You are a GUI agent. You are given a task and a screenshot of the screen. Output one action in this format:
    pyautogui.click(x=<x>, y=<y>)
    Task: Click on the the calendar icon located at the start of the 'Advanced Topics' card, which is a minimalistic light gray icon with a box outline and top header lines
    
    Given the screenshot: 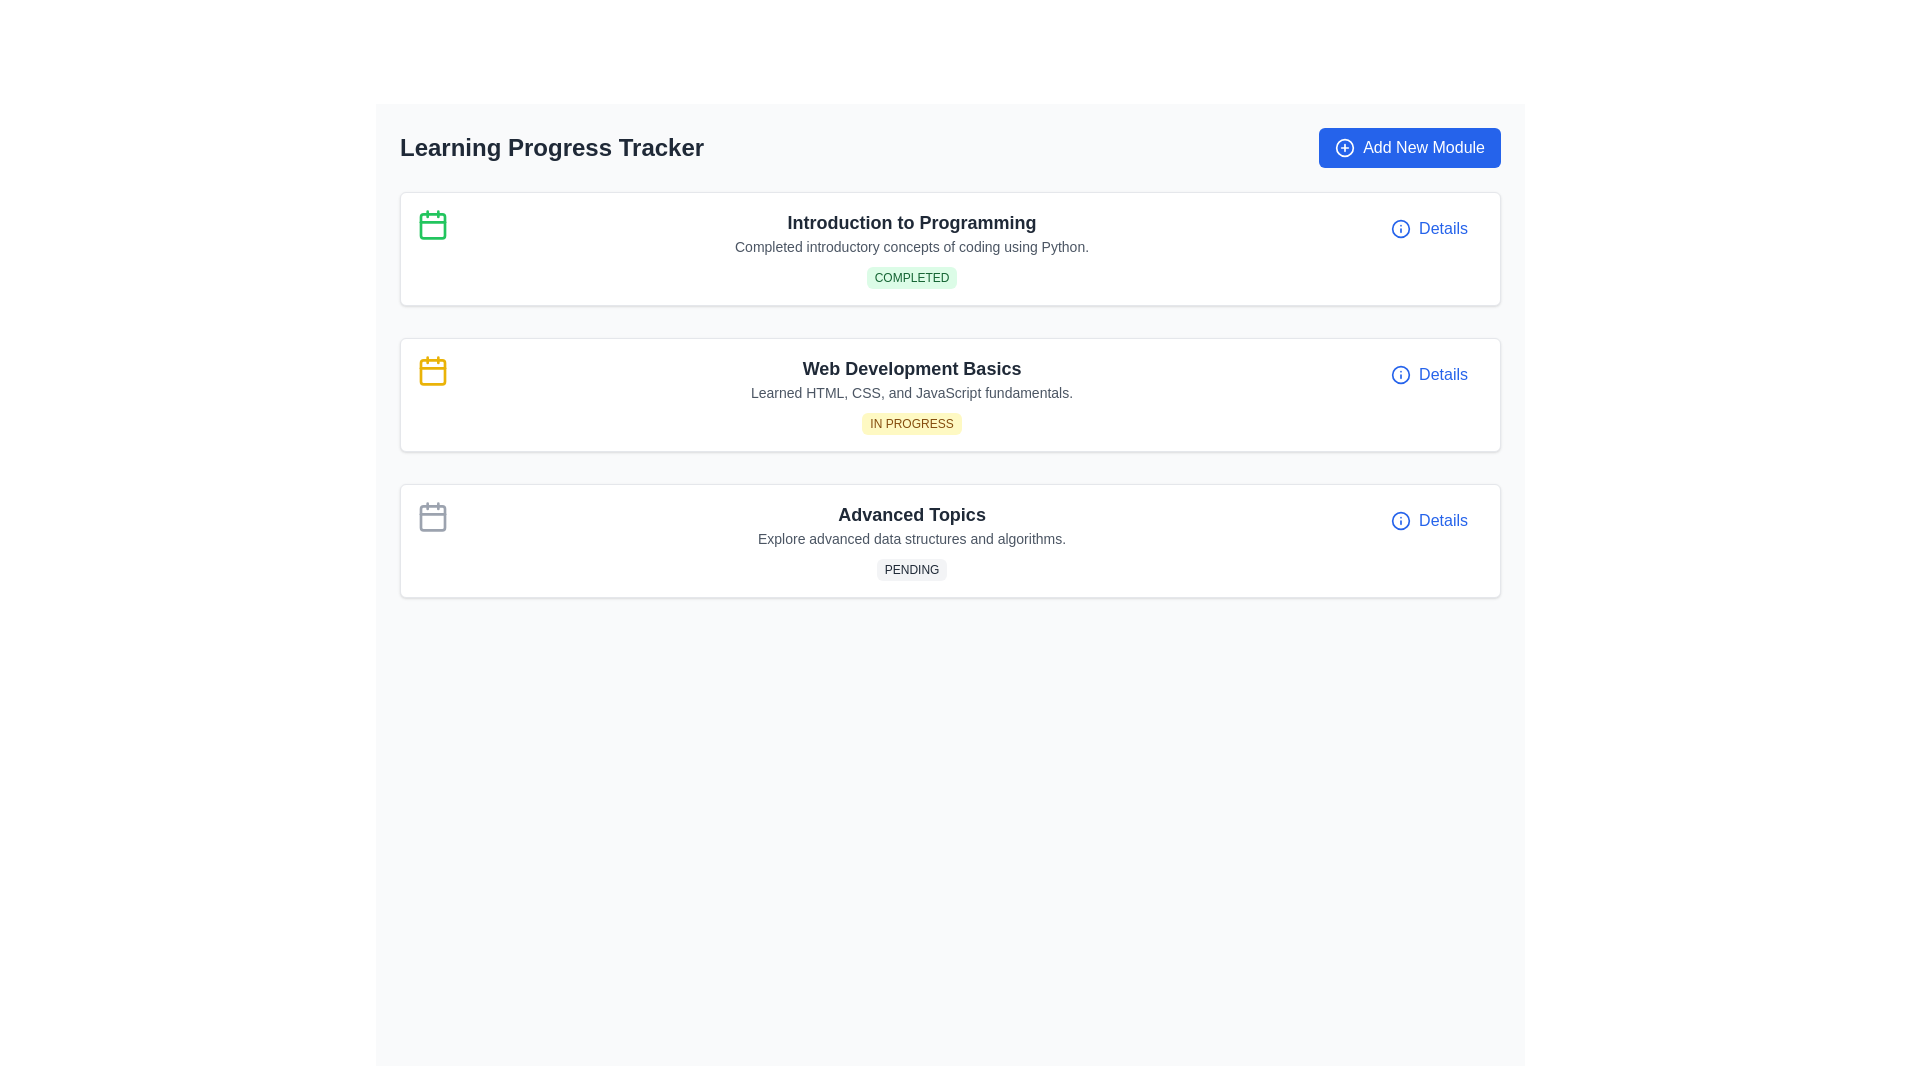 What is the action you would take?
    pyautogui.click(x=431, y=515)
    